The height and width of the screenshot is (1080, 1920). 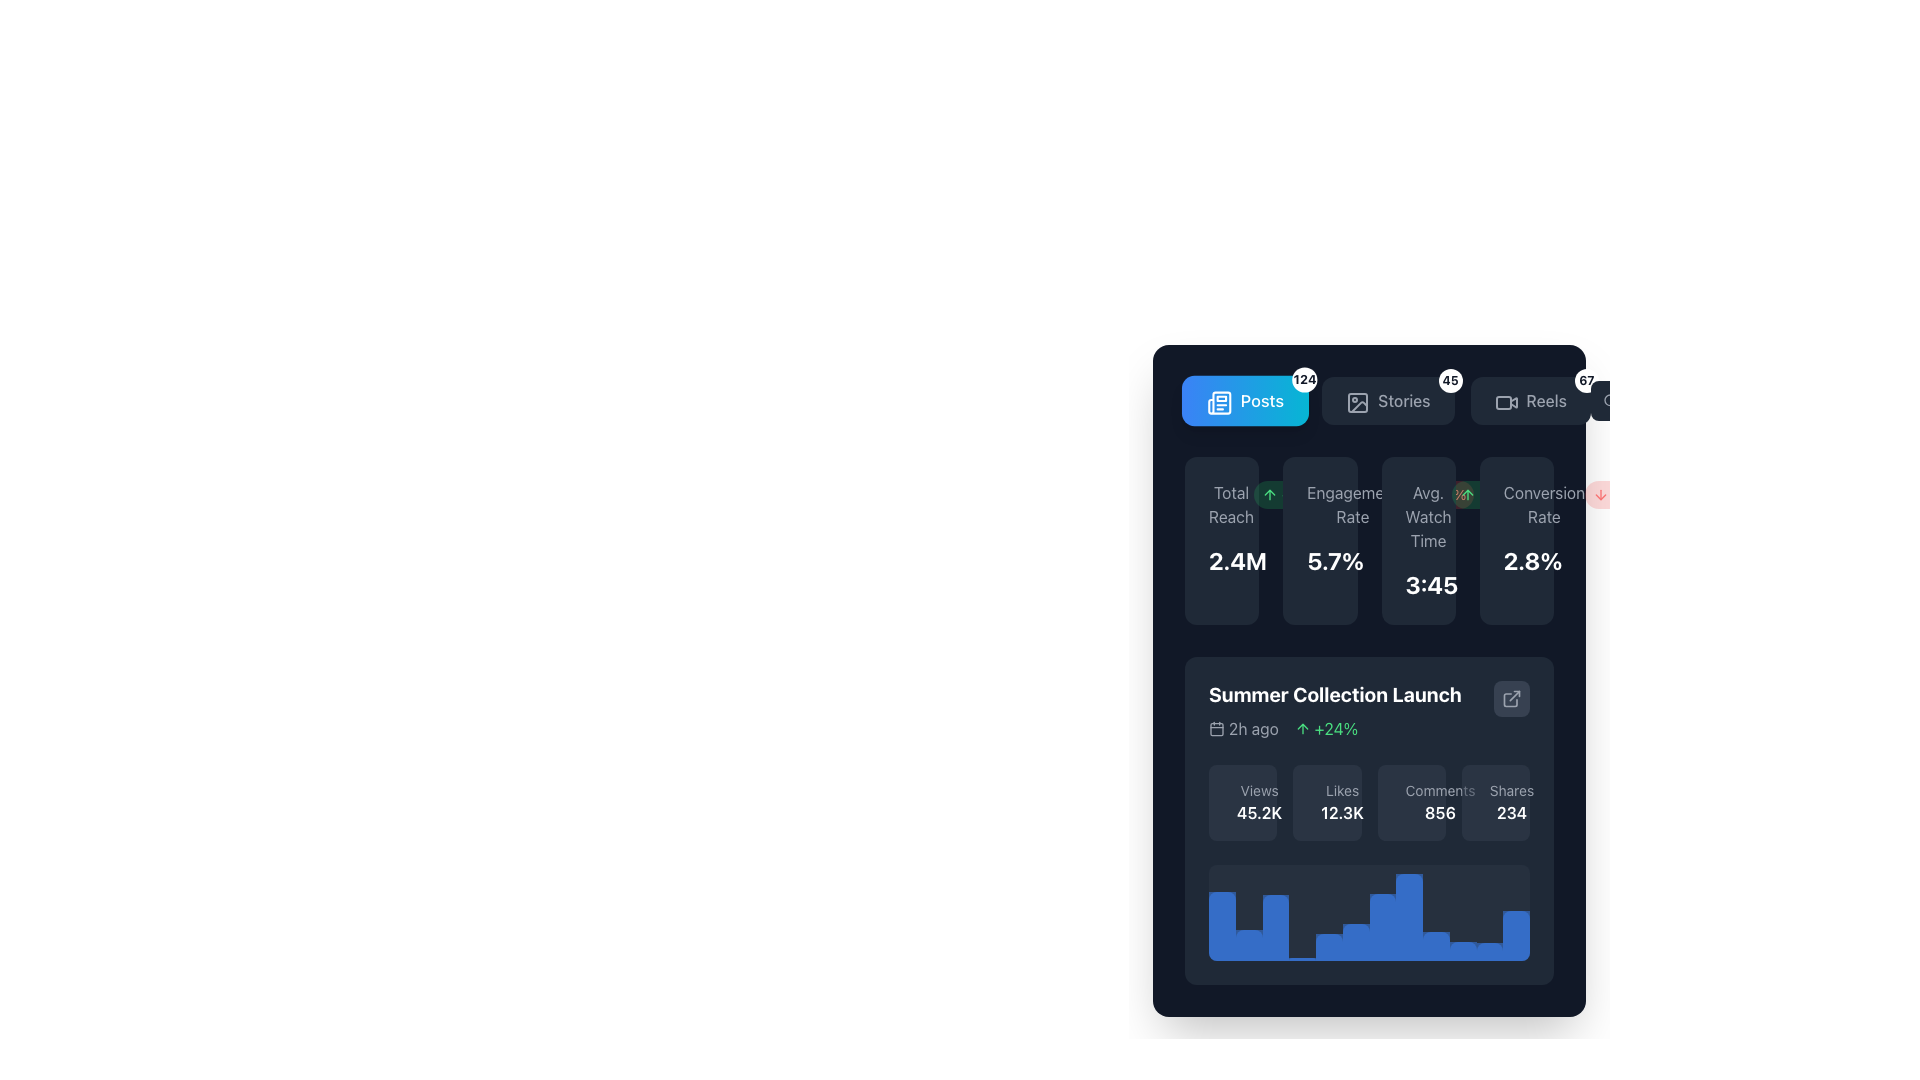 I want to click on the last (twelfth) bar segment of the histogram chart, which is a narrow, vertically oriented light blue bar with a rounded top, so click(x=1516, y=935).